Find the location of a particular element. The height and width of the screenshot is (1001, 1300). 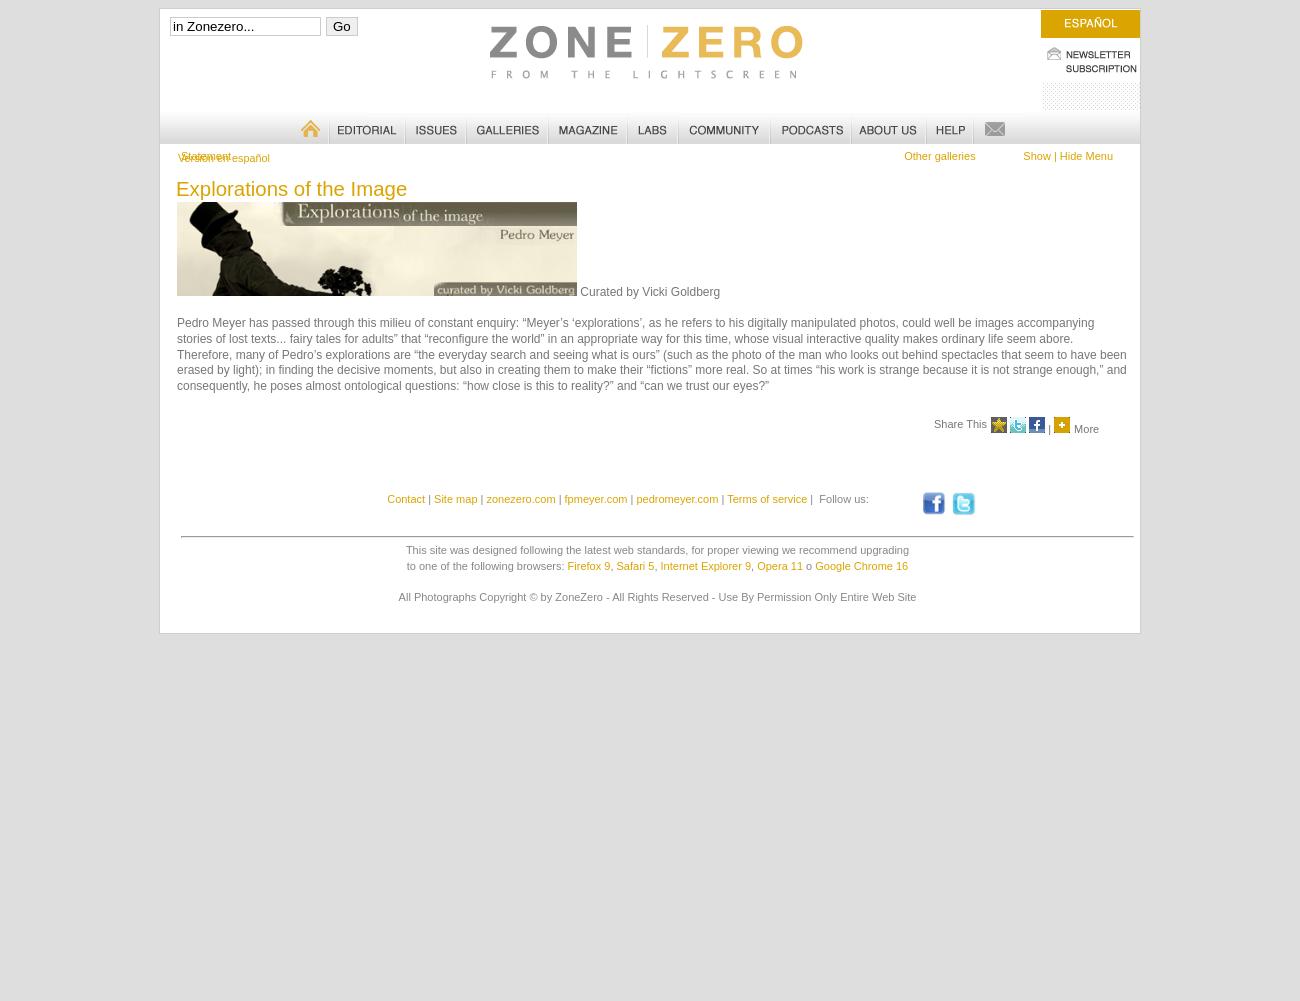

'Galleries' is located at coordinates (465, 117).